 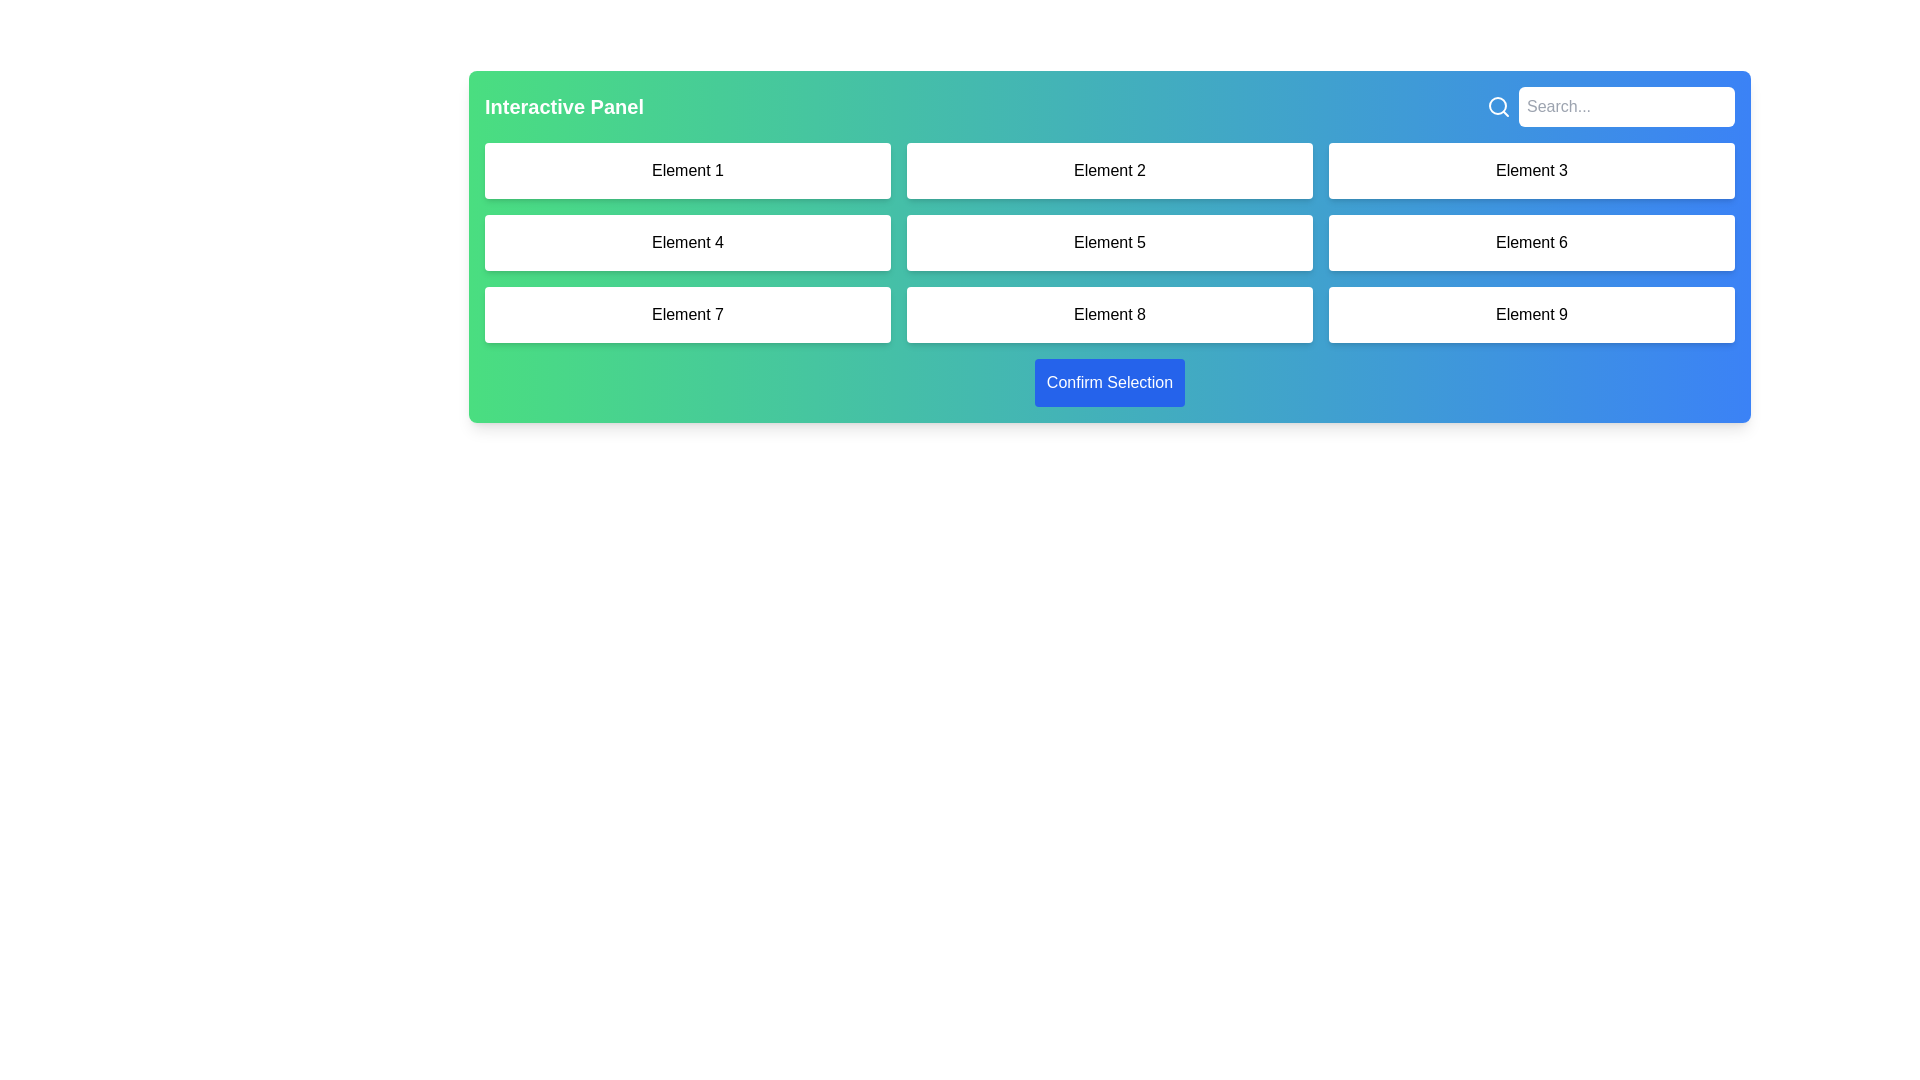 I want to click on the Button-like grid tile located in the second row, third column of the 3x3 grid layout, so click(x=1530, y=242).